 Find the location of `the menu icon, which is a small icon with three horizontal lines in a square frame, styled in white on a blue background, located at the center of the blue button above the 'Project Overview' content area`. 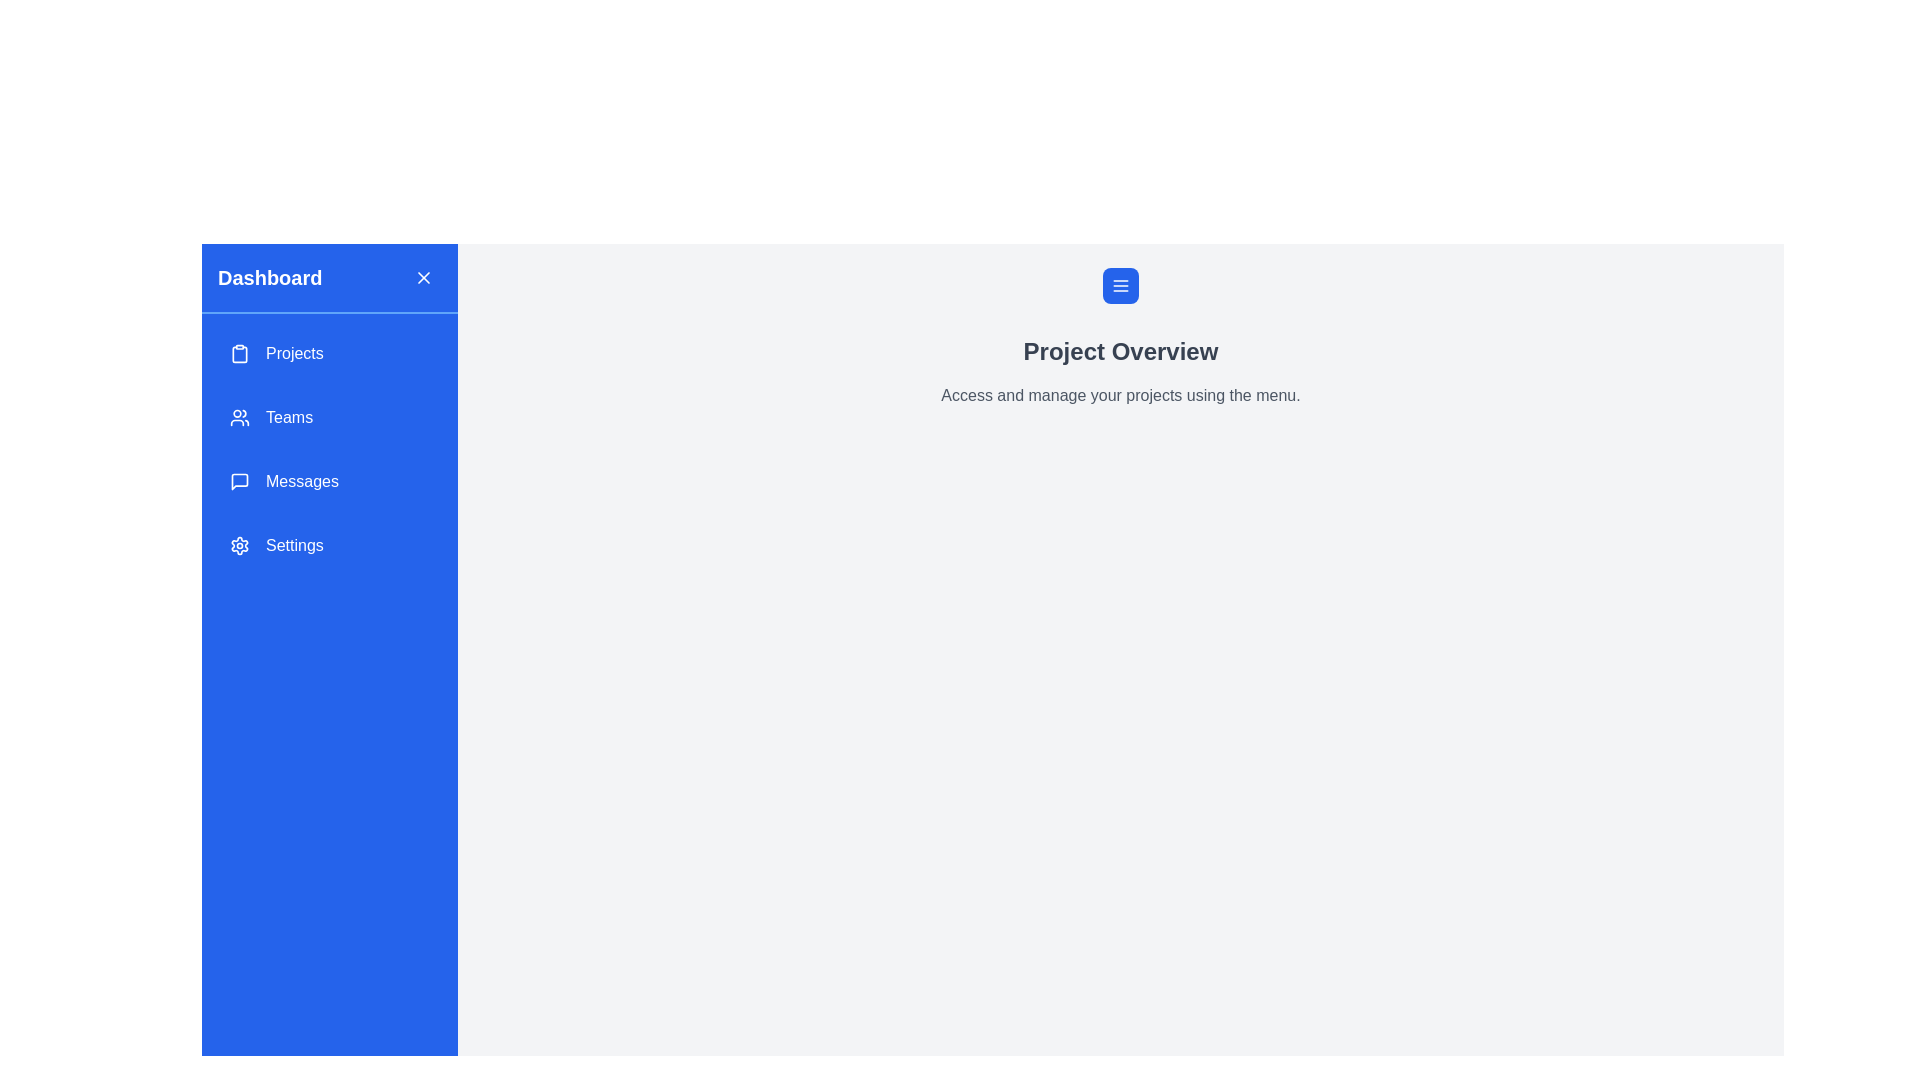

the menu icon, which is a small icon with three horizontal lines in a square frame, styled in white on a blue background, located at the center of the blue button above the 'Project Overview' content area is located at coordinates (1121, 285).